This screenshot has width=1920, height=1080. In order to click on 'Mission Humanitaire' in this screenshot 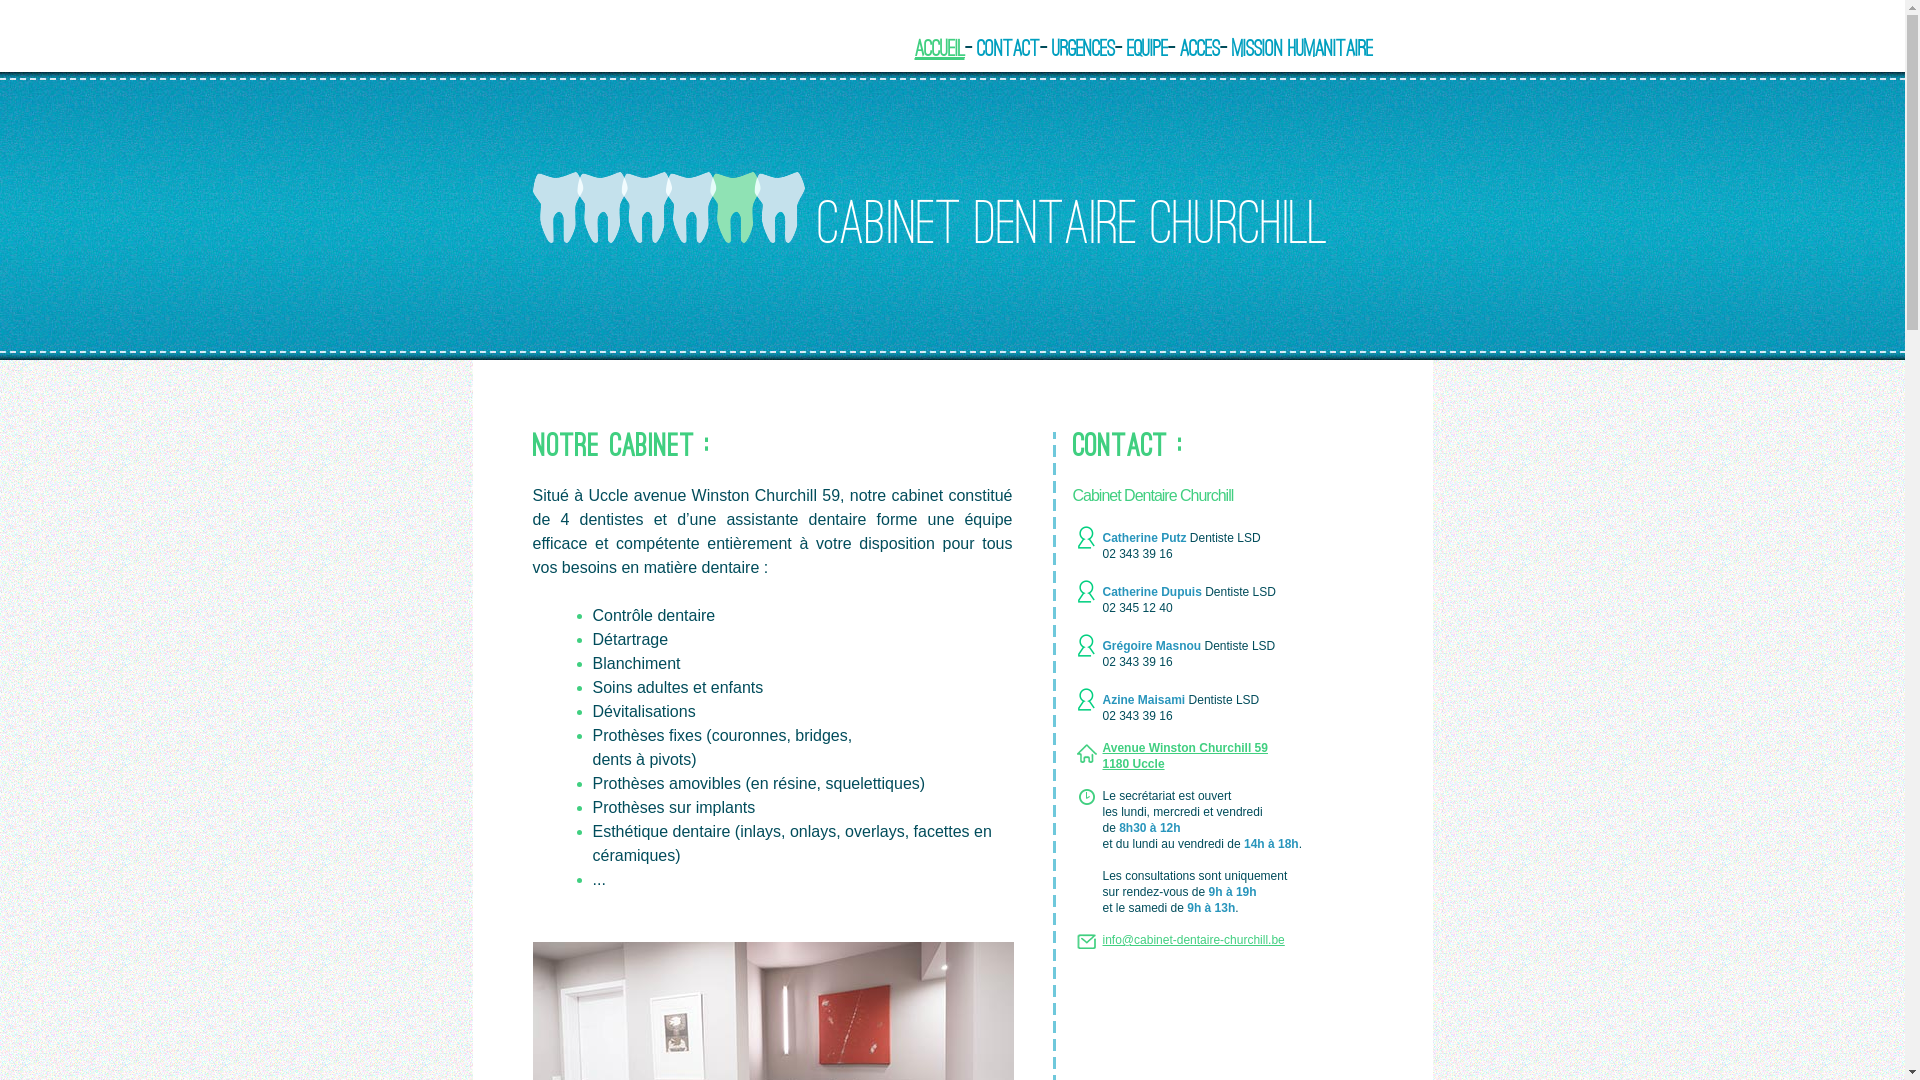, I will do `click(1302, 47)`.